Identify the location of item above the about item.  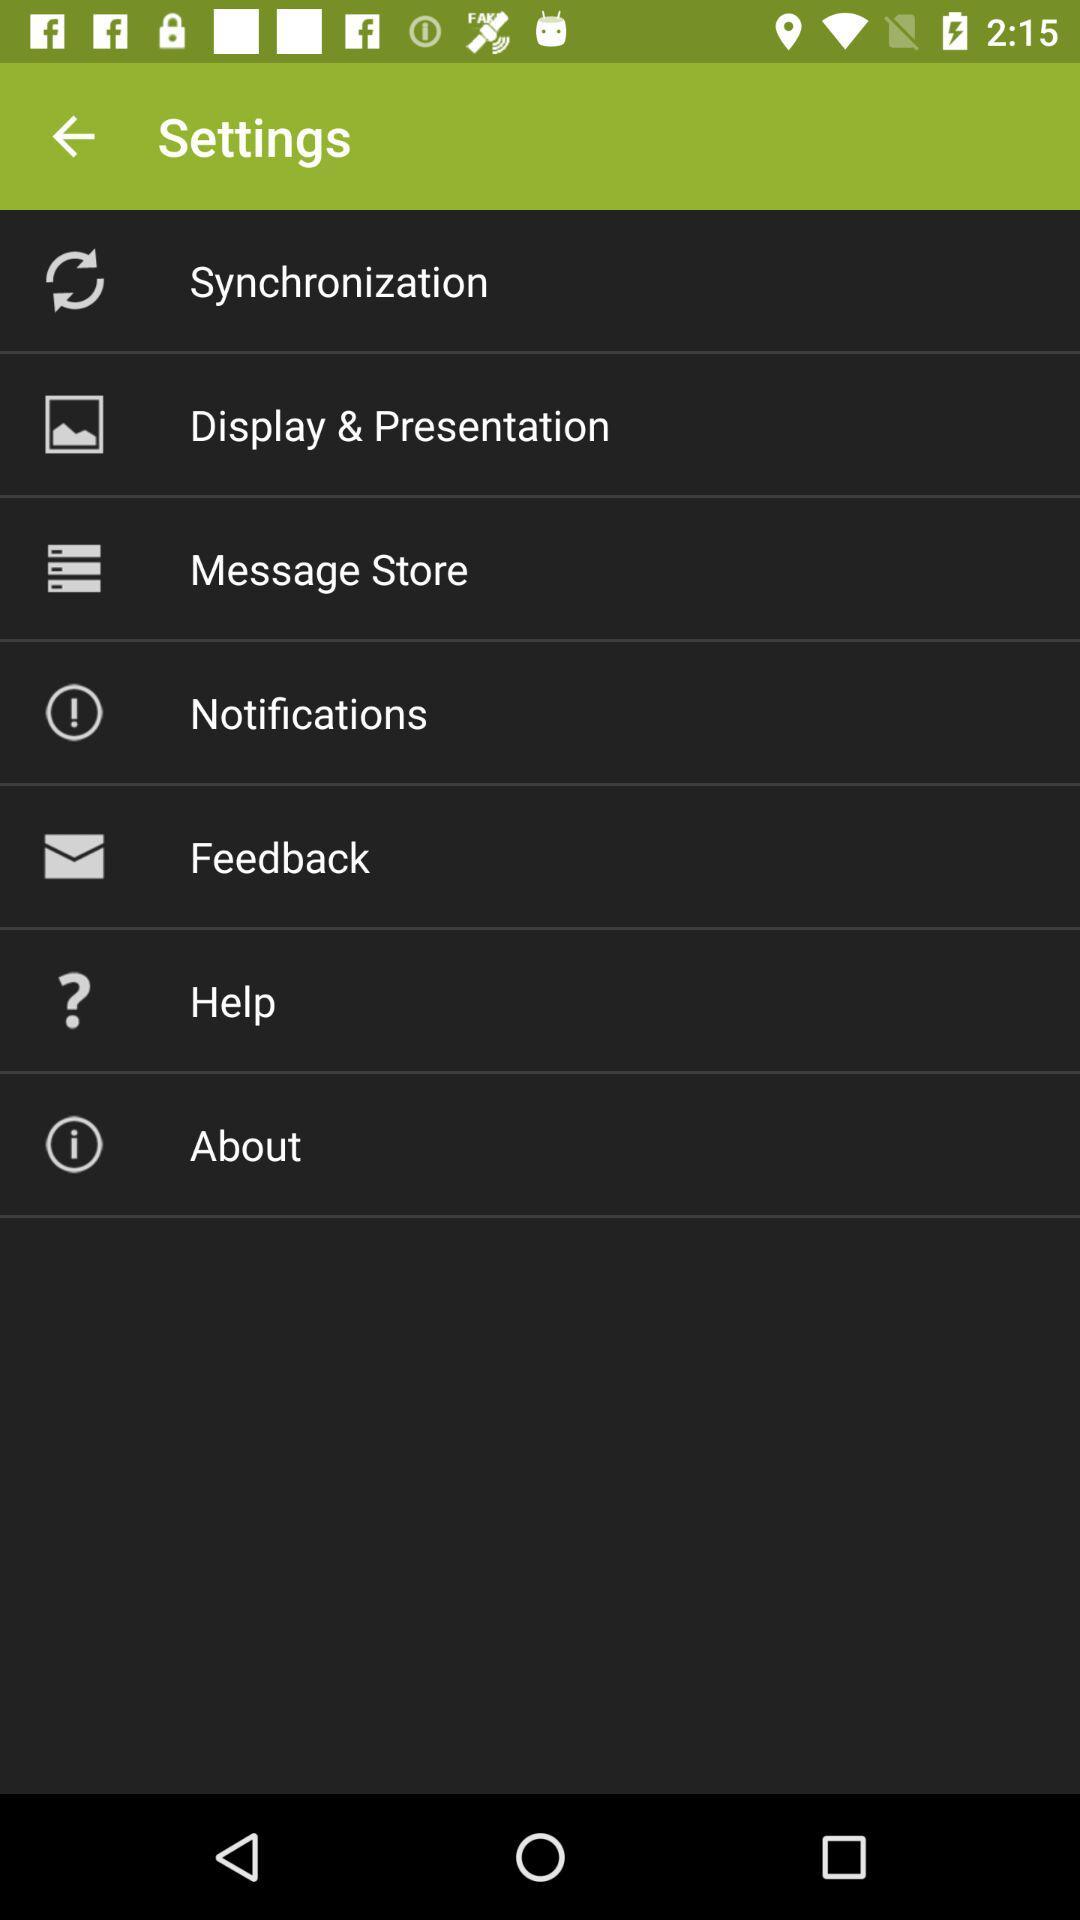
(231, 1000).